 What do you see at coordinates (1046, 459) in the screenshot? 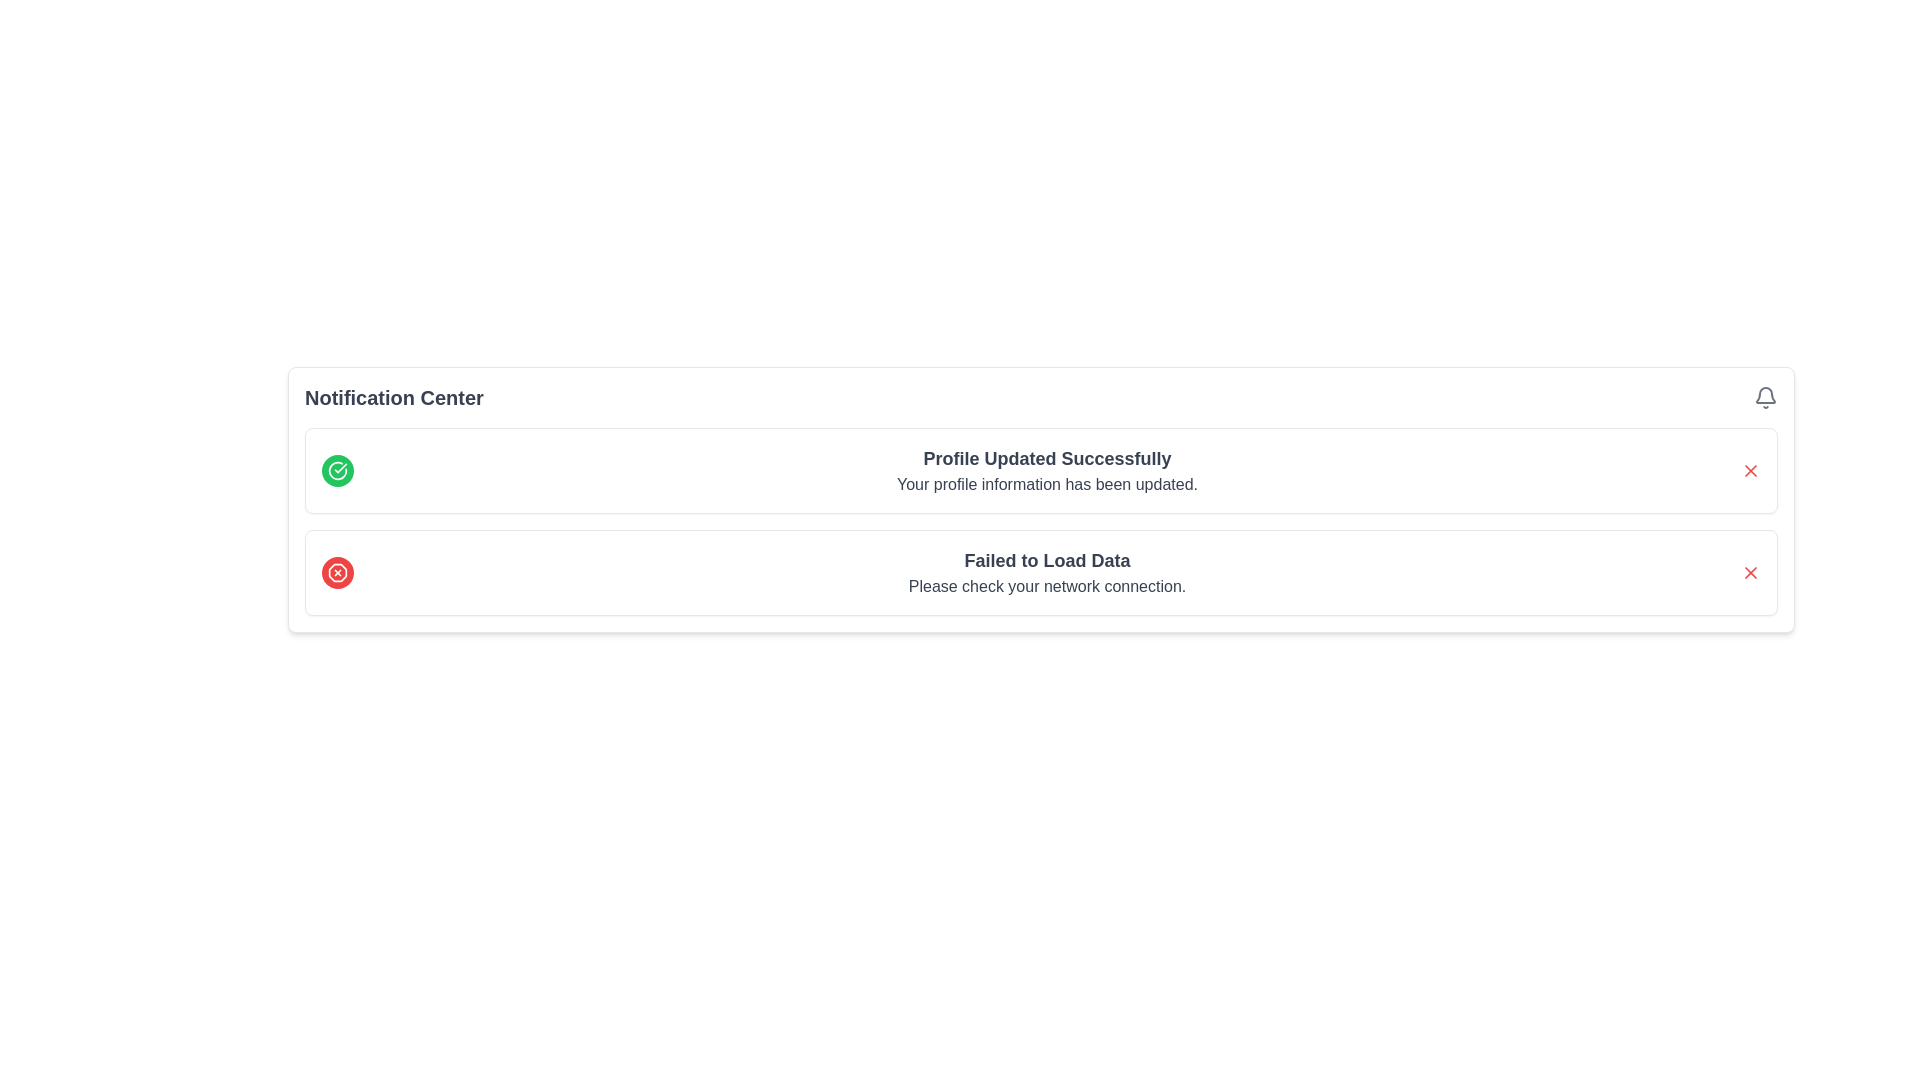
I see `the confirmation text label that notifies the user of a successful profile update` at bounding box center [1046, 459].